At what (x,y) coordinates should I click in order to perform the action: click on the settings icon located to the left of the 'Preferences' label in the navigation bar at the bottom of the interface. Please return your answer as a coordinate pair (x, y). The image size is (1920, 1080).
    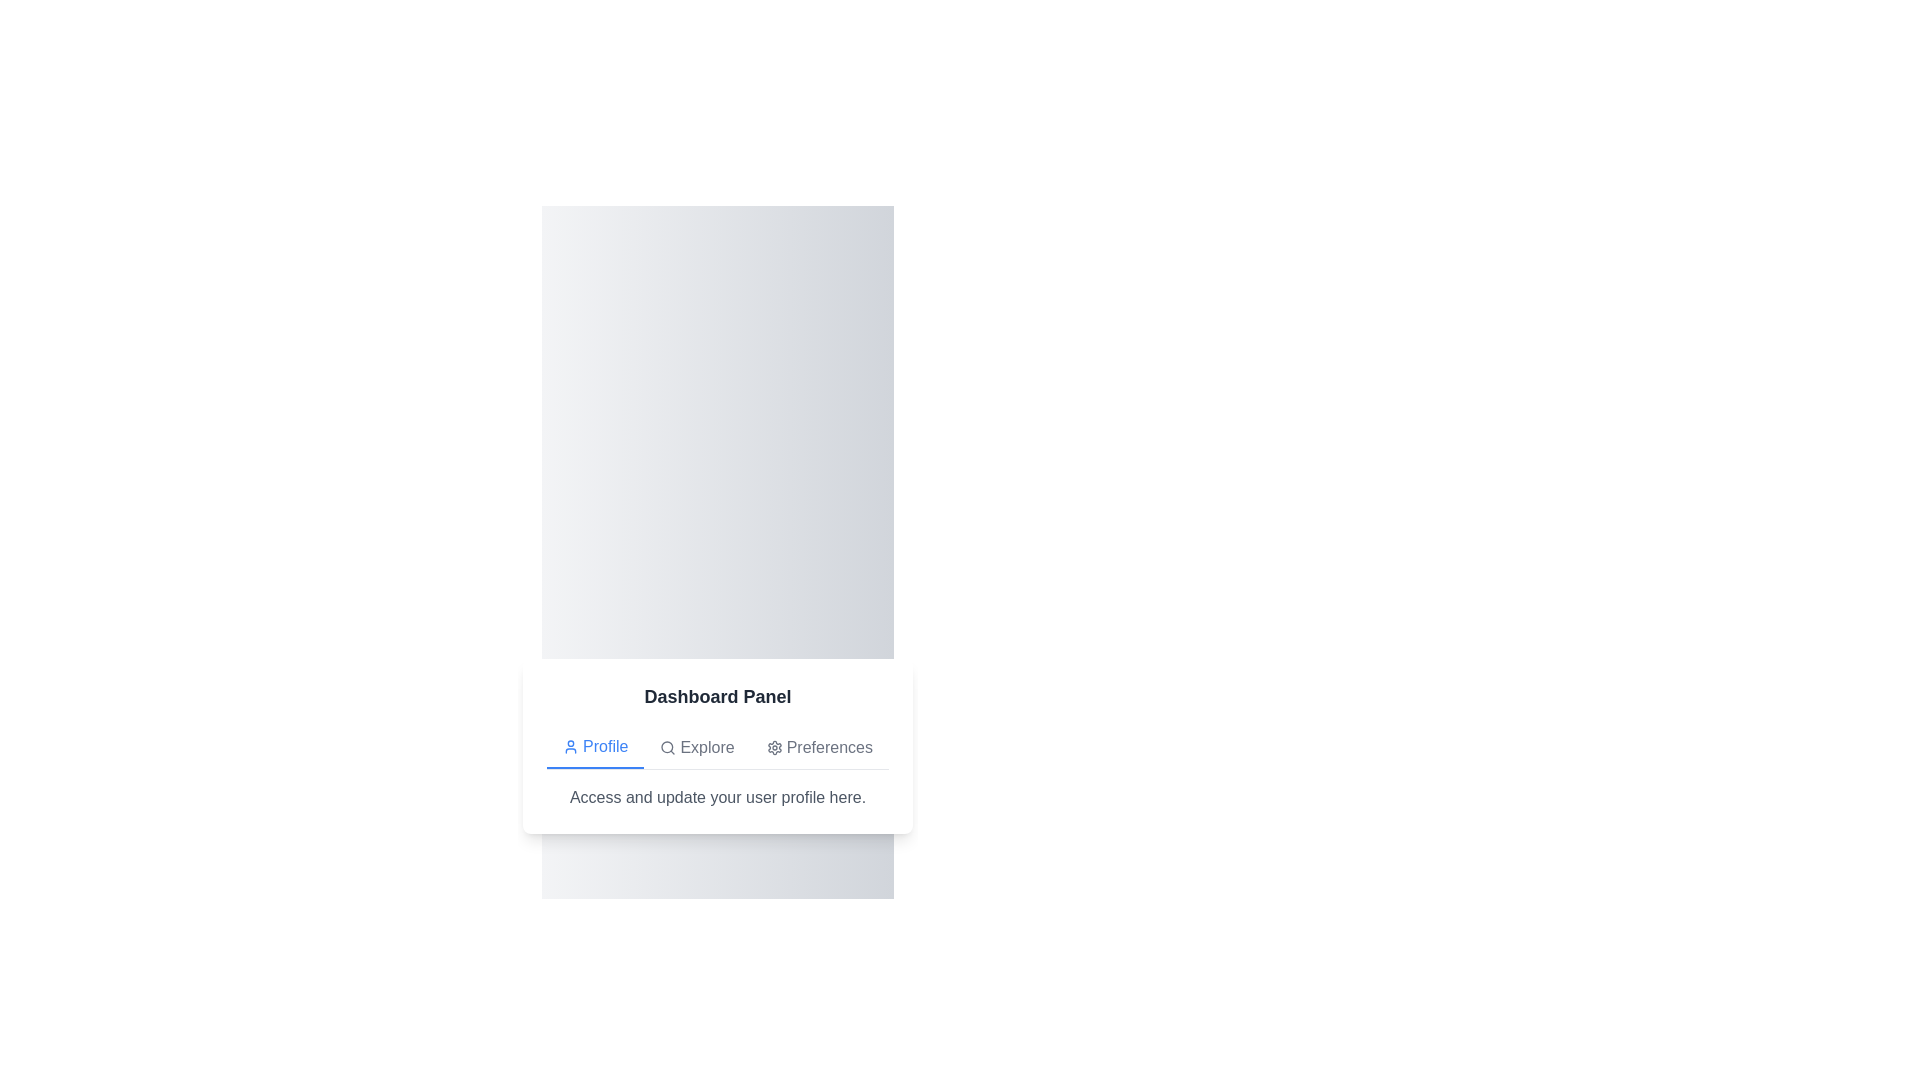
    Looking at the image, I should click on (773, 747).